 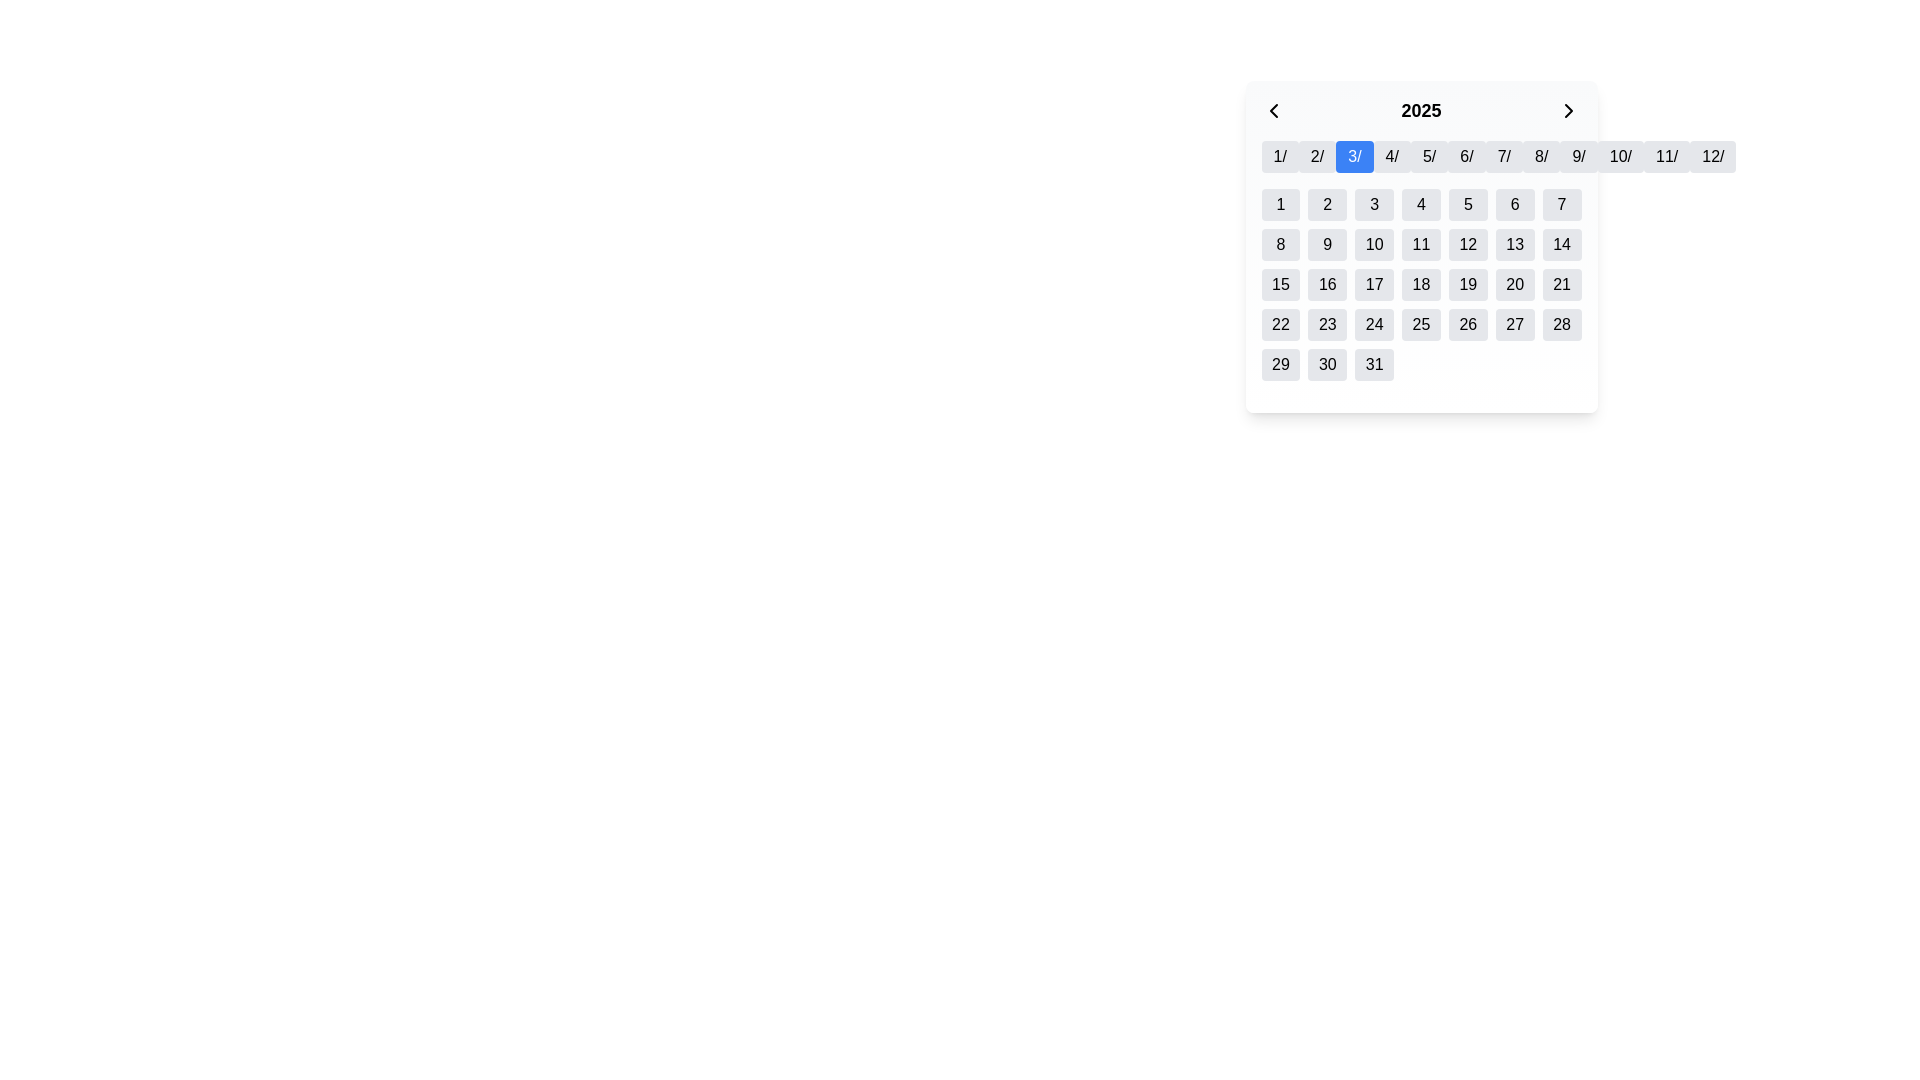 I want to click on the leftward-pointing chevron icon in the date picker interface, so click(x=1272, y=111).